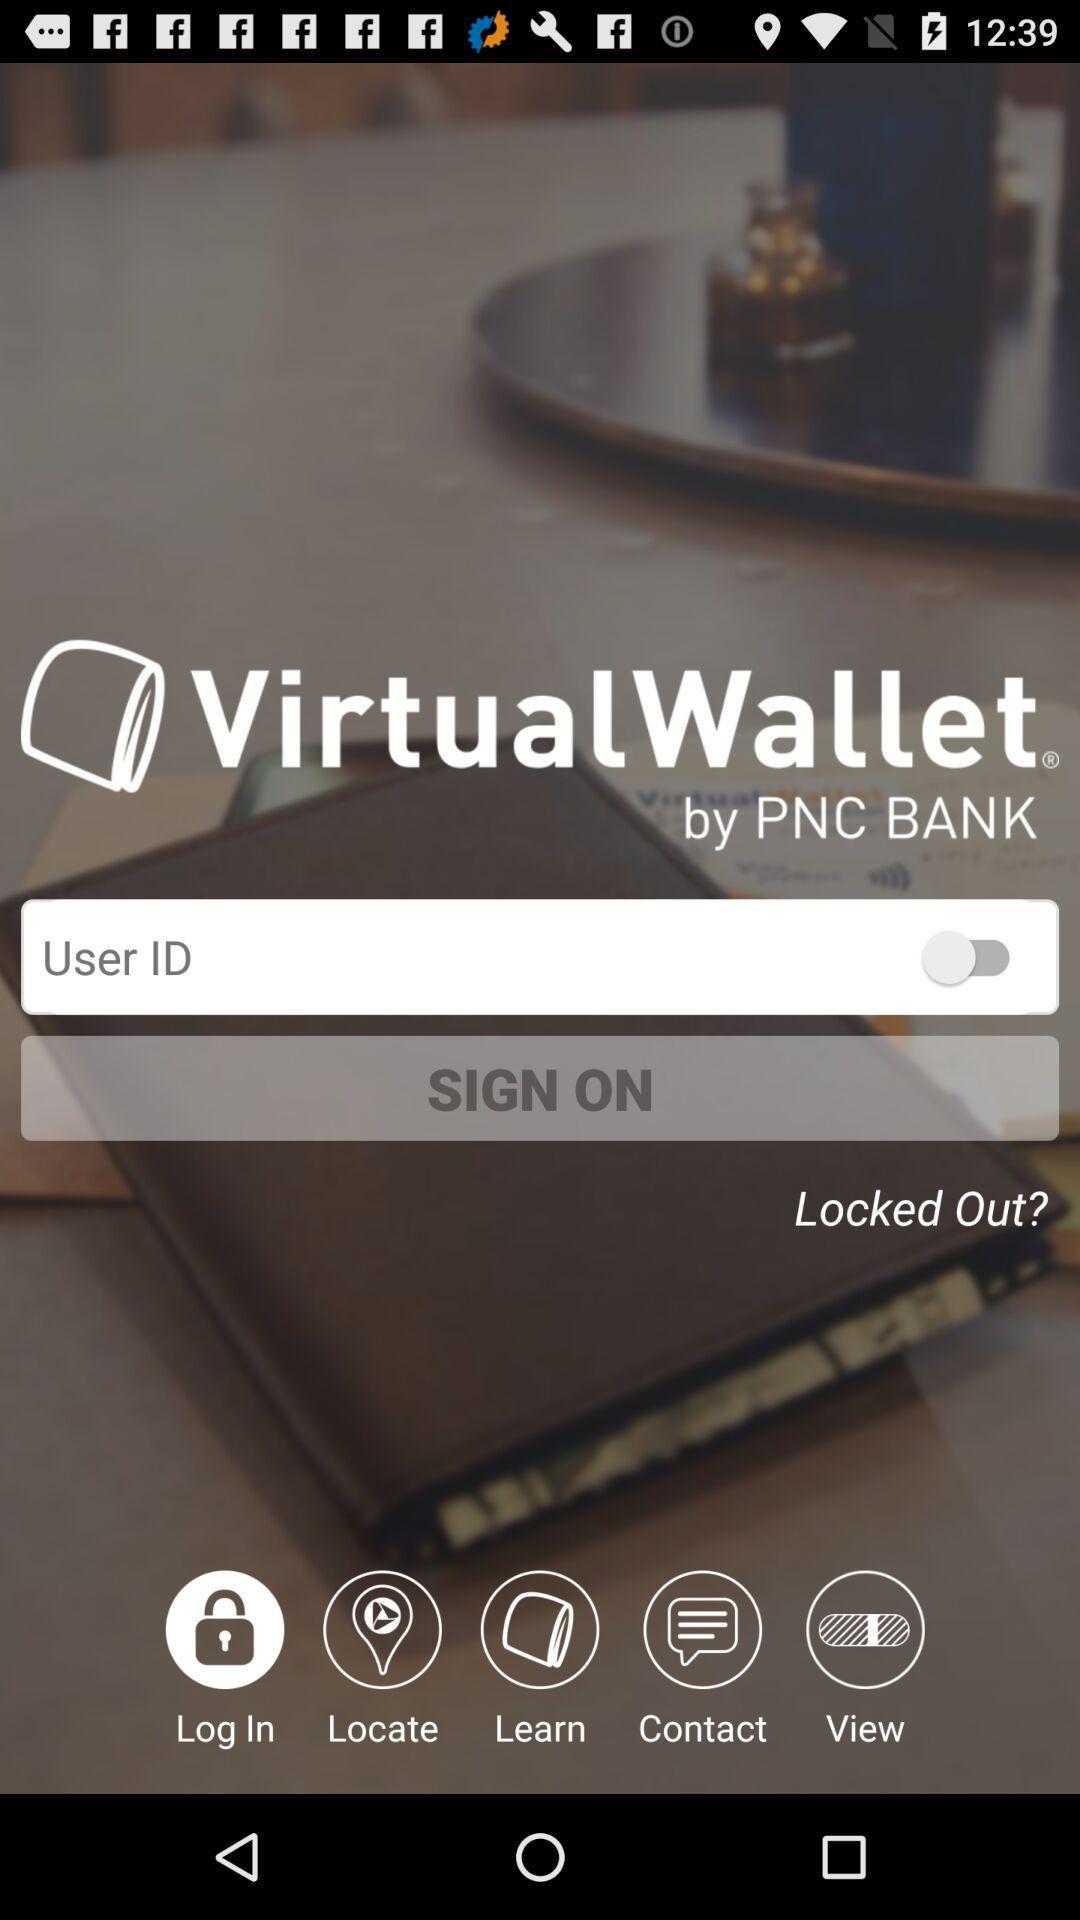 The height and width of the screenshot is (1920, 1080). I want to click on the icon to the left of contact item, so click(540, 1681).